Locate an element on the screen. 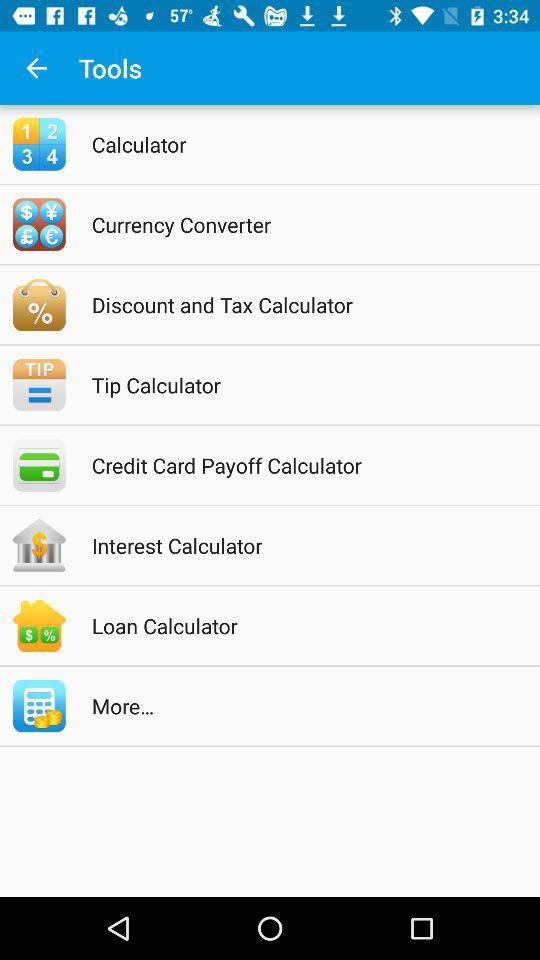 The height and width of the screenshot is (960, 540). the discount and tax icon is located at coordinates (295, 304).